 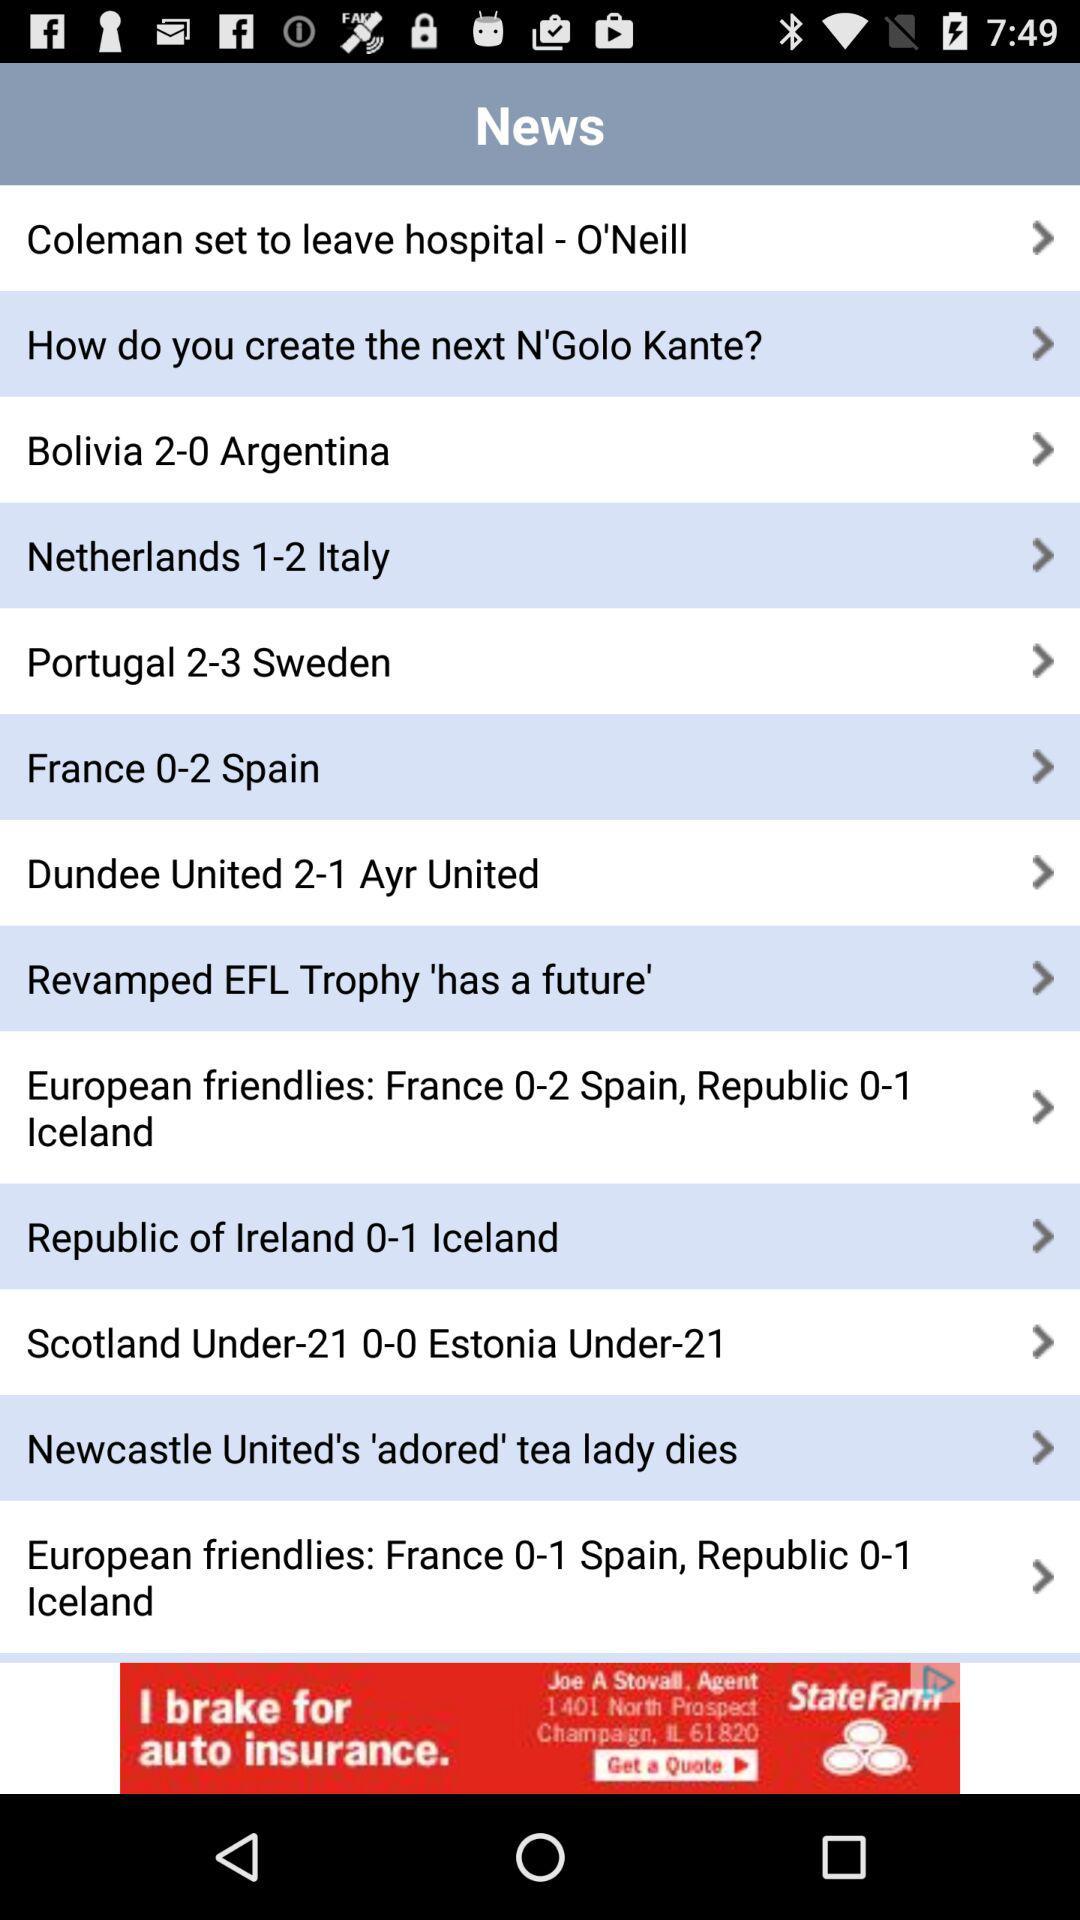 What do you see at coordinates (540, 1727) in the screenshot?
I see `advertisement` at bounding box center [540, 1727].